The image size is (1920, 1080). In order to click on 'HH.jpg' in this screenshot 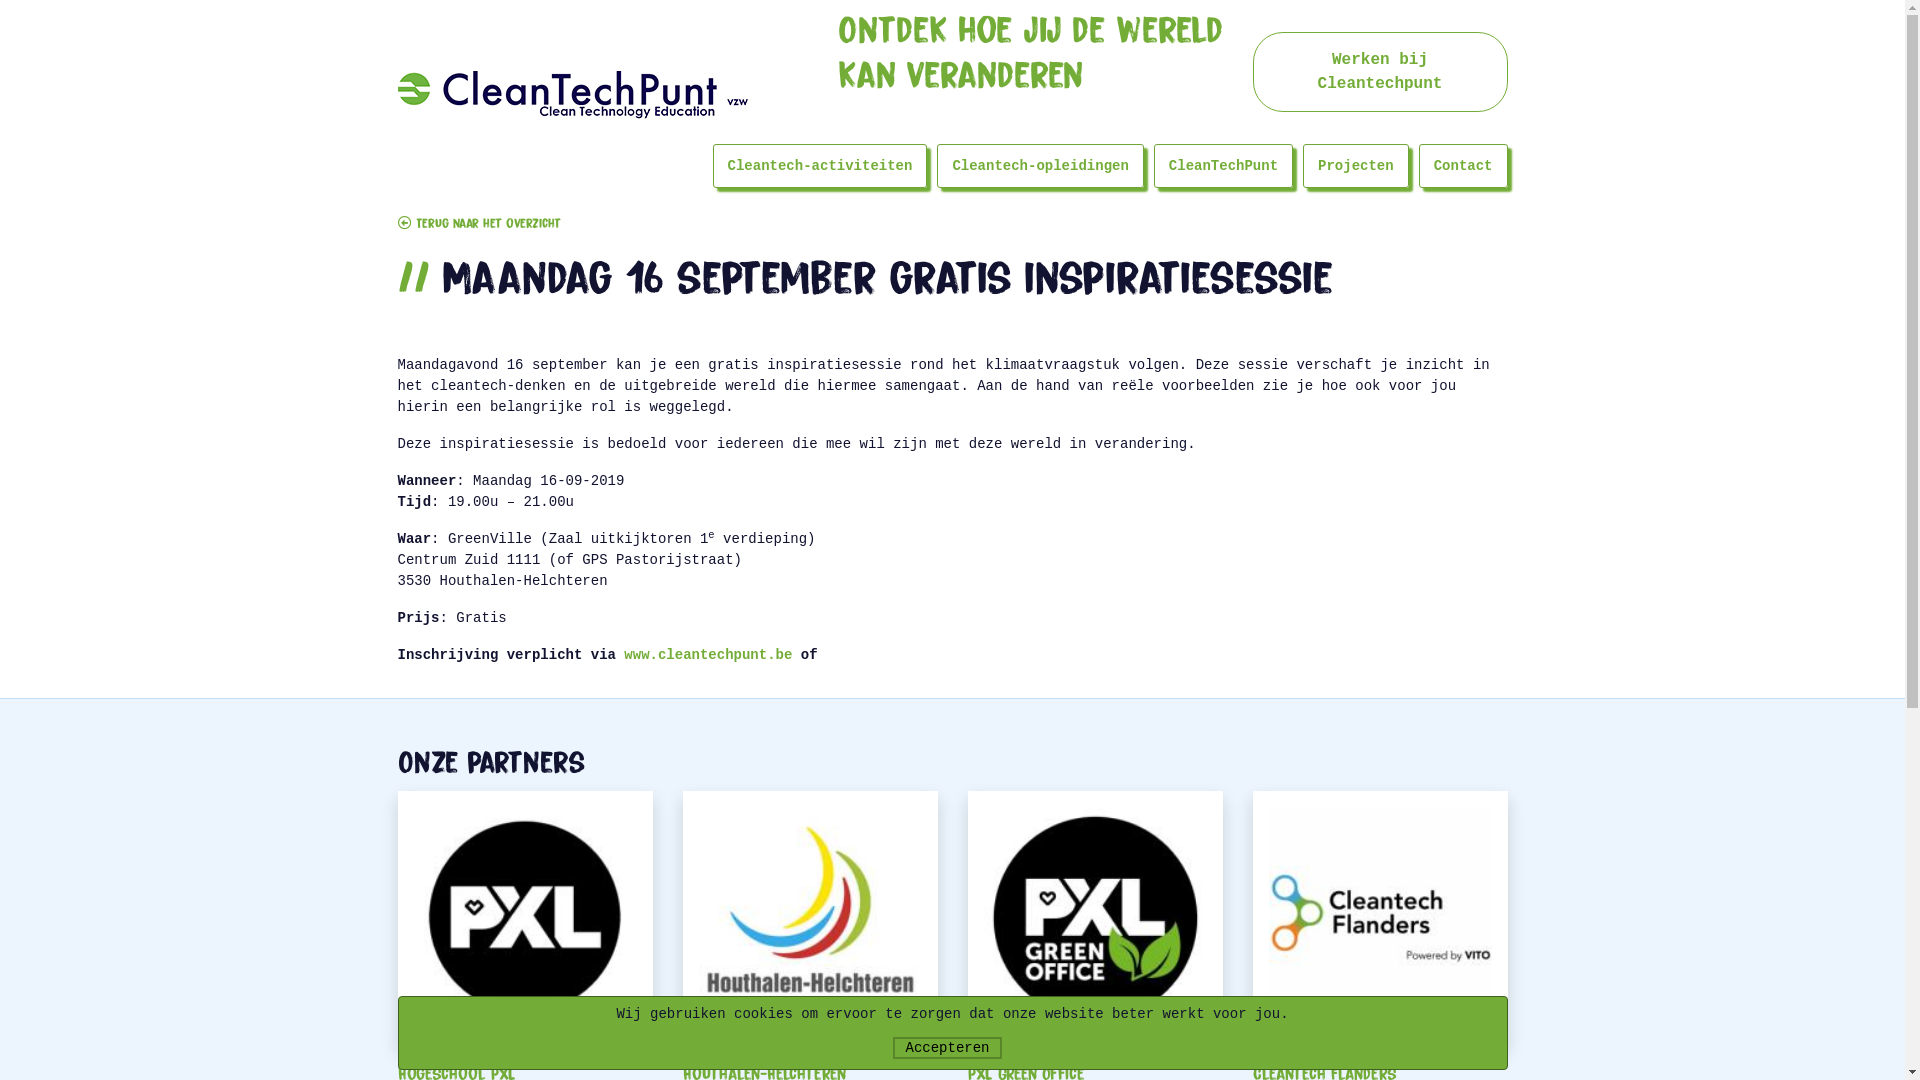, I will do `click(809, 918)`.